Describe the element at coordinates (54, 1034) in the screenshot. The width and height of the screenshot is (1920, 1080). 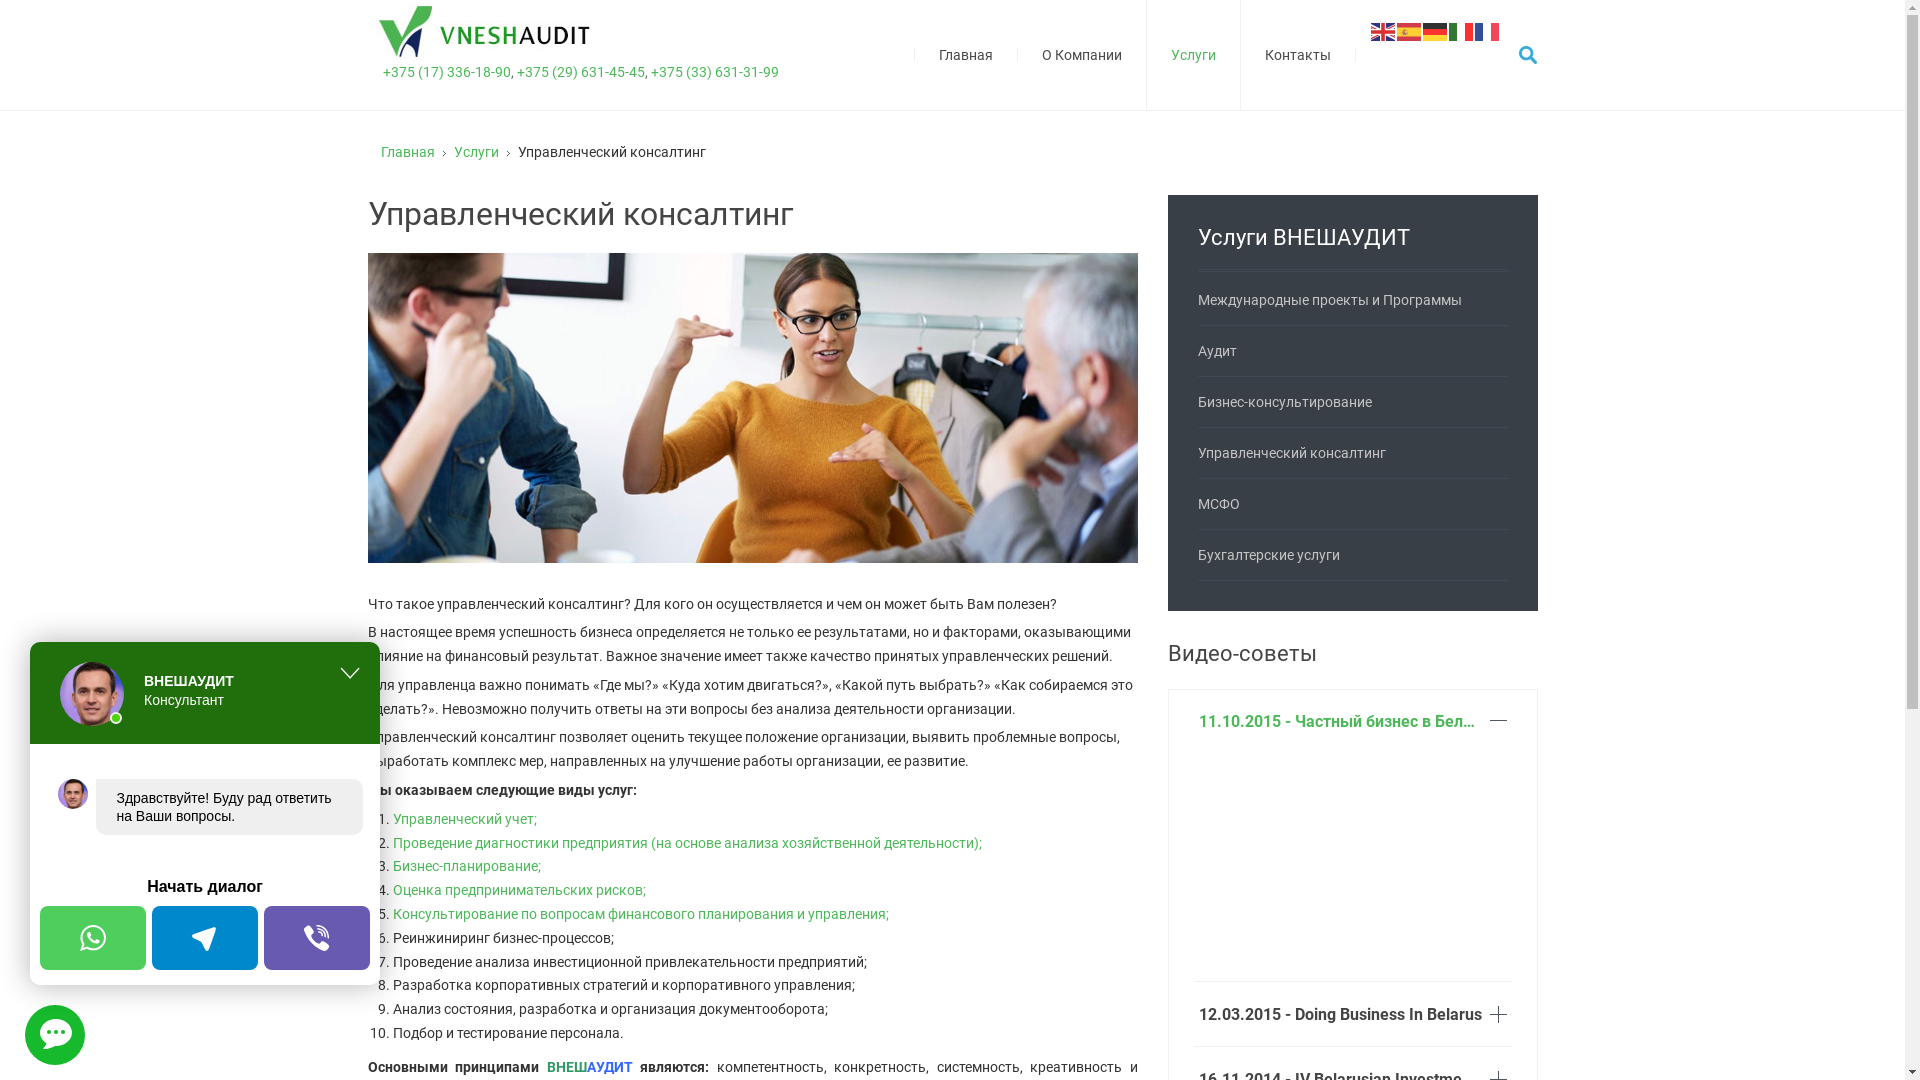
I see `' '` at that location.